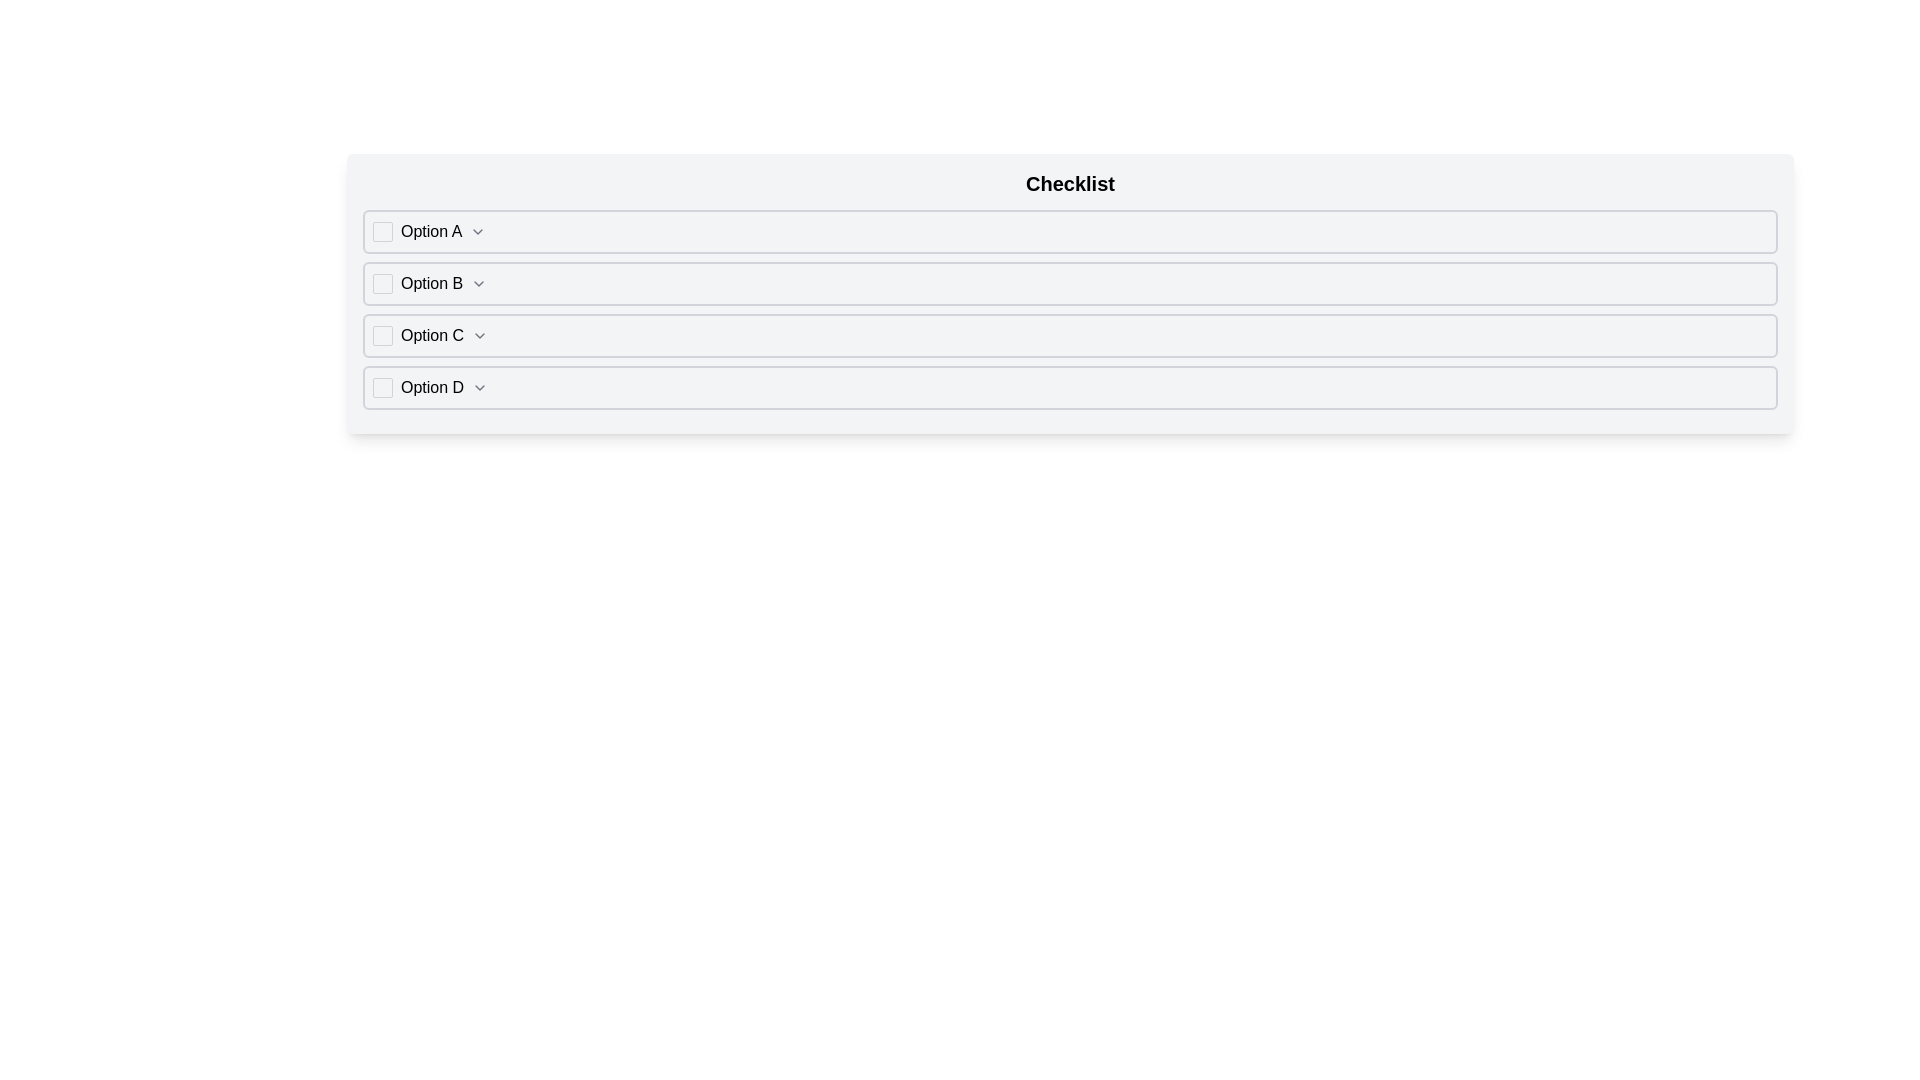 The image size is (1920, 1080). Describe the element at coordinates (383, 230) in the screenshot. I see `the checkbox` at that location.